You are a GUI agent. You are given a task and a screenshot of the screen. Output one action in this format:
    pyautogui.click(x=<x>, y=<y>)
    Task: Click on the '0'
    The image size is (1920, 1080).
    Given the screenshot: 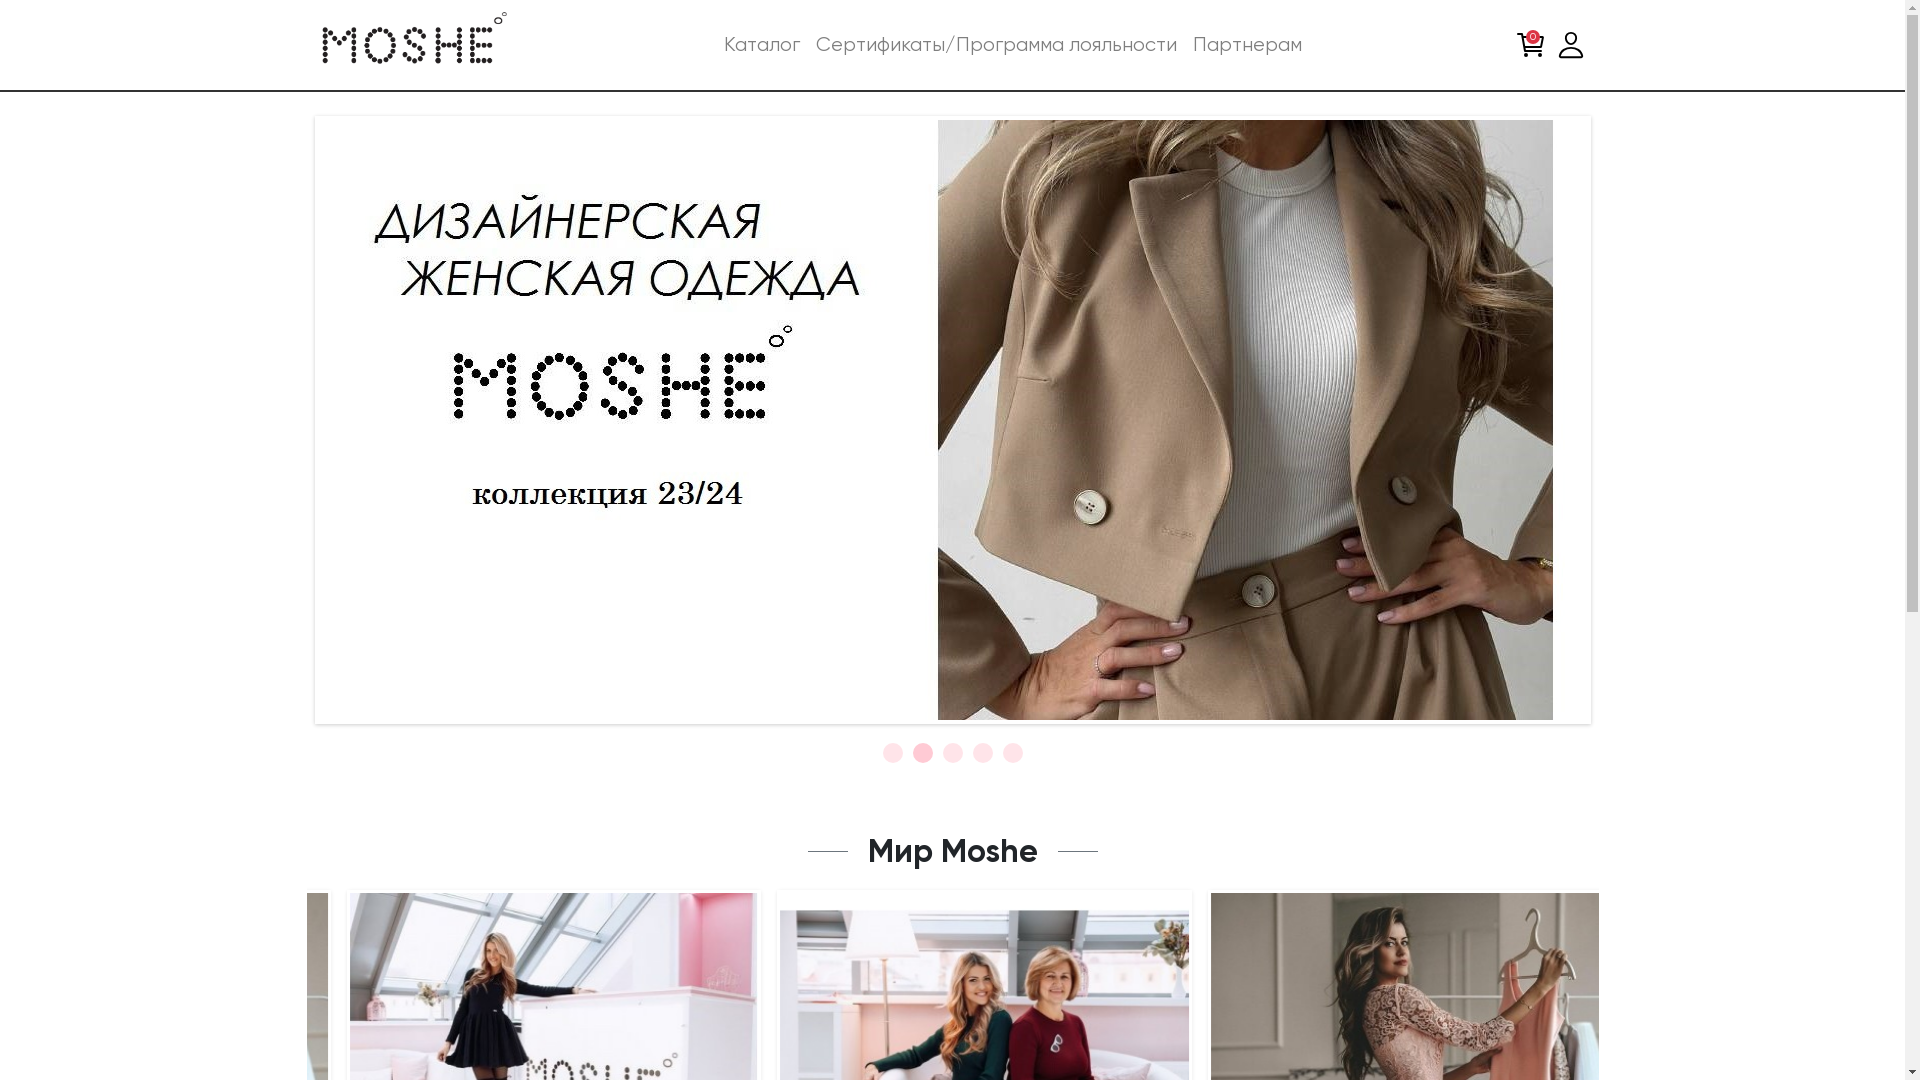 What is the action you would take?
    pyautogui.click(x=1510, y=45)
    